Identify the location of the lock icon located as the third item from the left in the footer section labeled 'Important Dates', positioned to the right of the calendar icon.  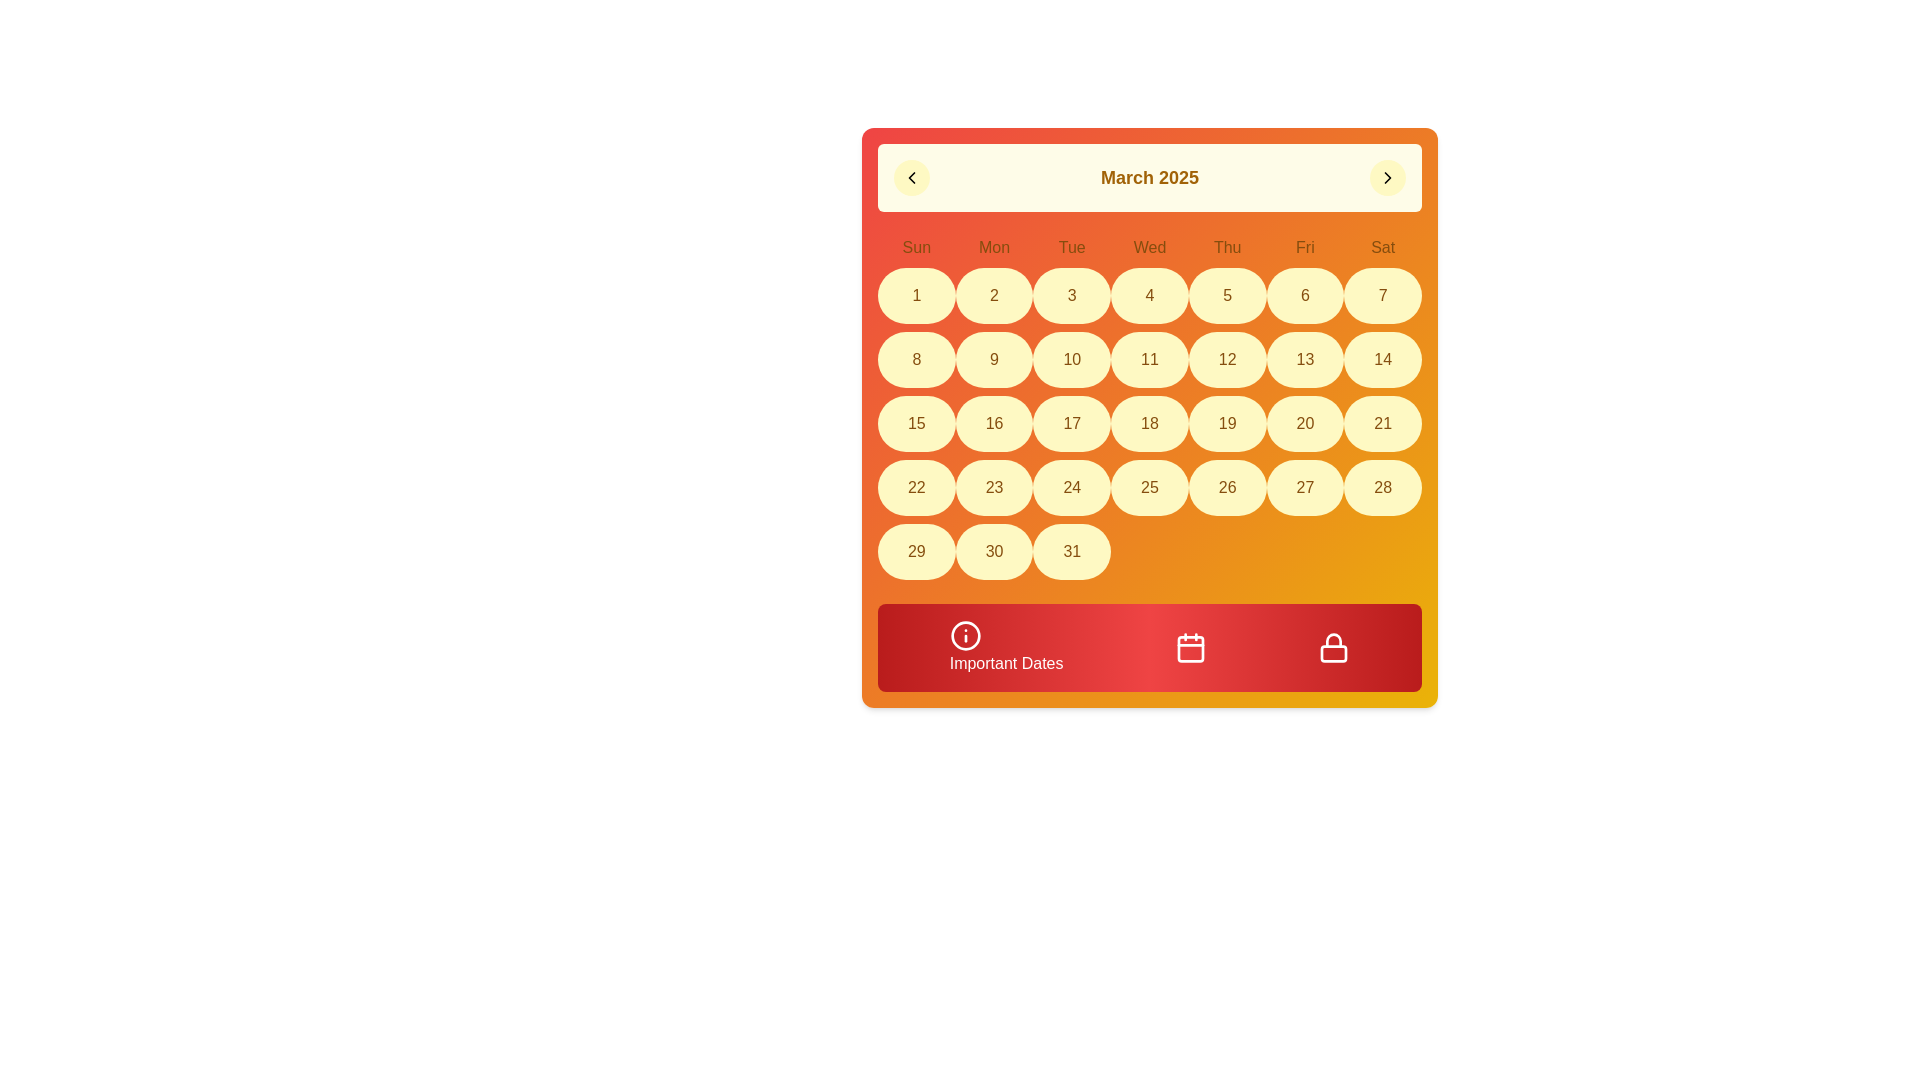
(1334, 648).